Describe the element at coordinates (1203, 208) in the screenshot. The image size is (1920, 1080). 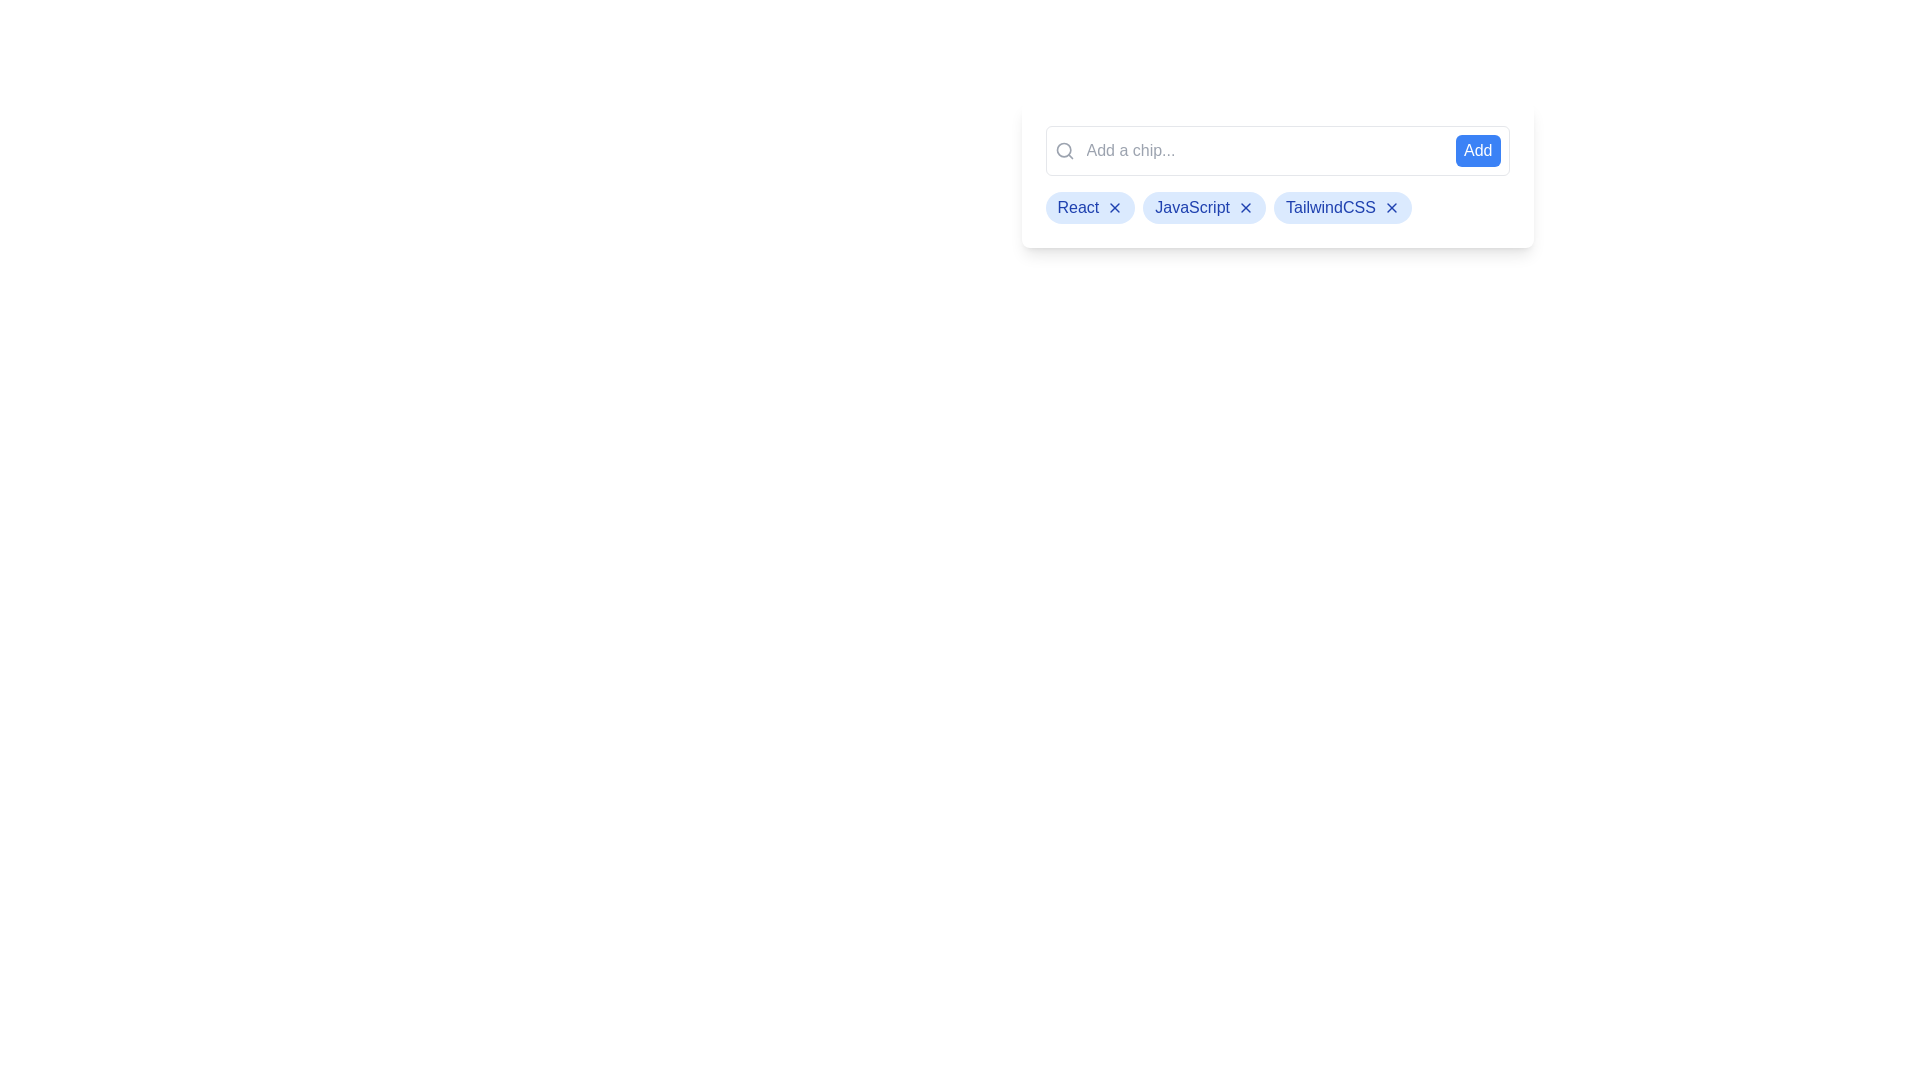
I see `the chip labeled JavaScript` at that location.